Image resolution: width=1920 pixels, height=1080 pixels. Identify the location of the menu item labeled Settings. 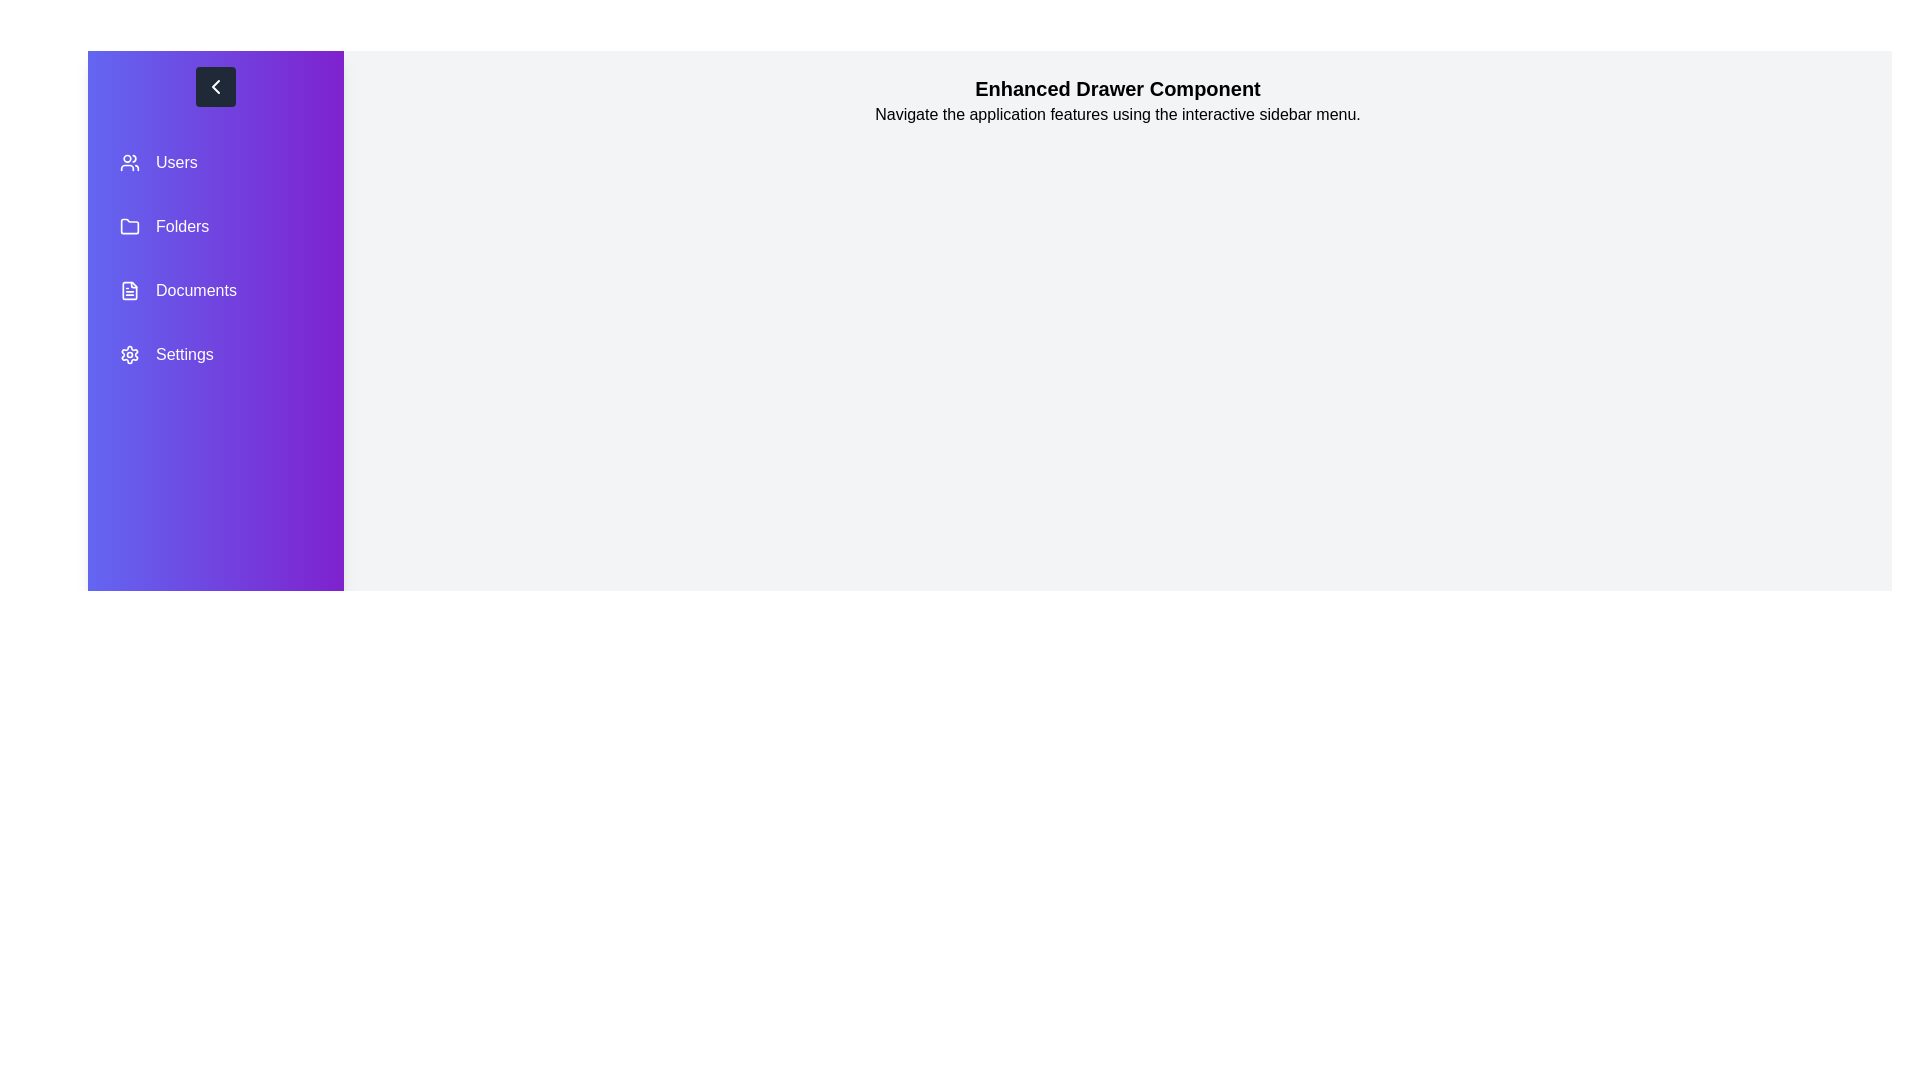
(216, 353).